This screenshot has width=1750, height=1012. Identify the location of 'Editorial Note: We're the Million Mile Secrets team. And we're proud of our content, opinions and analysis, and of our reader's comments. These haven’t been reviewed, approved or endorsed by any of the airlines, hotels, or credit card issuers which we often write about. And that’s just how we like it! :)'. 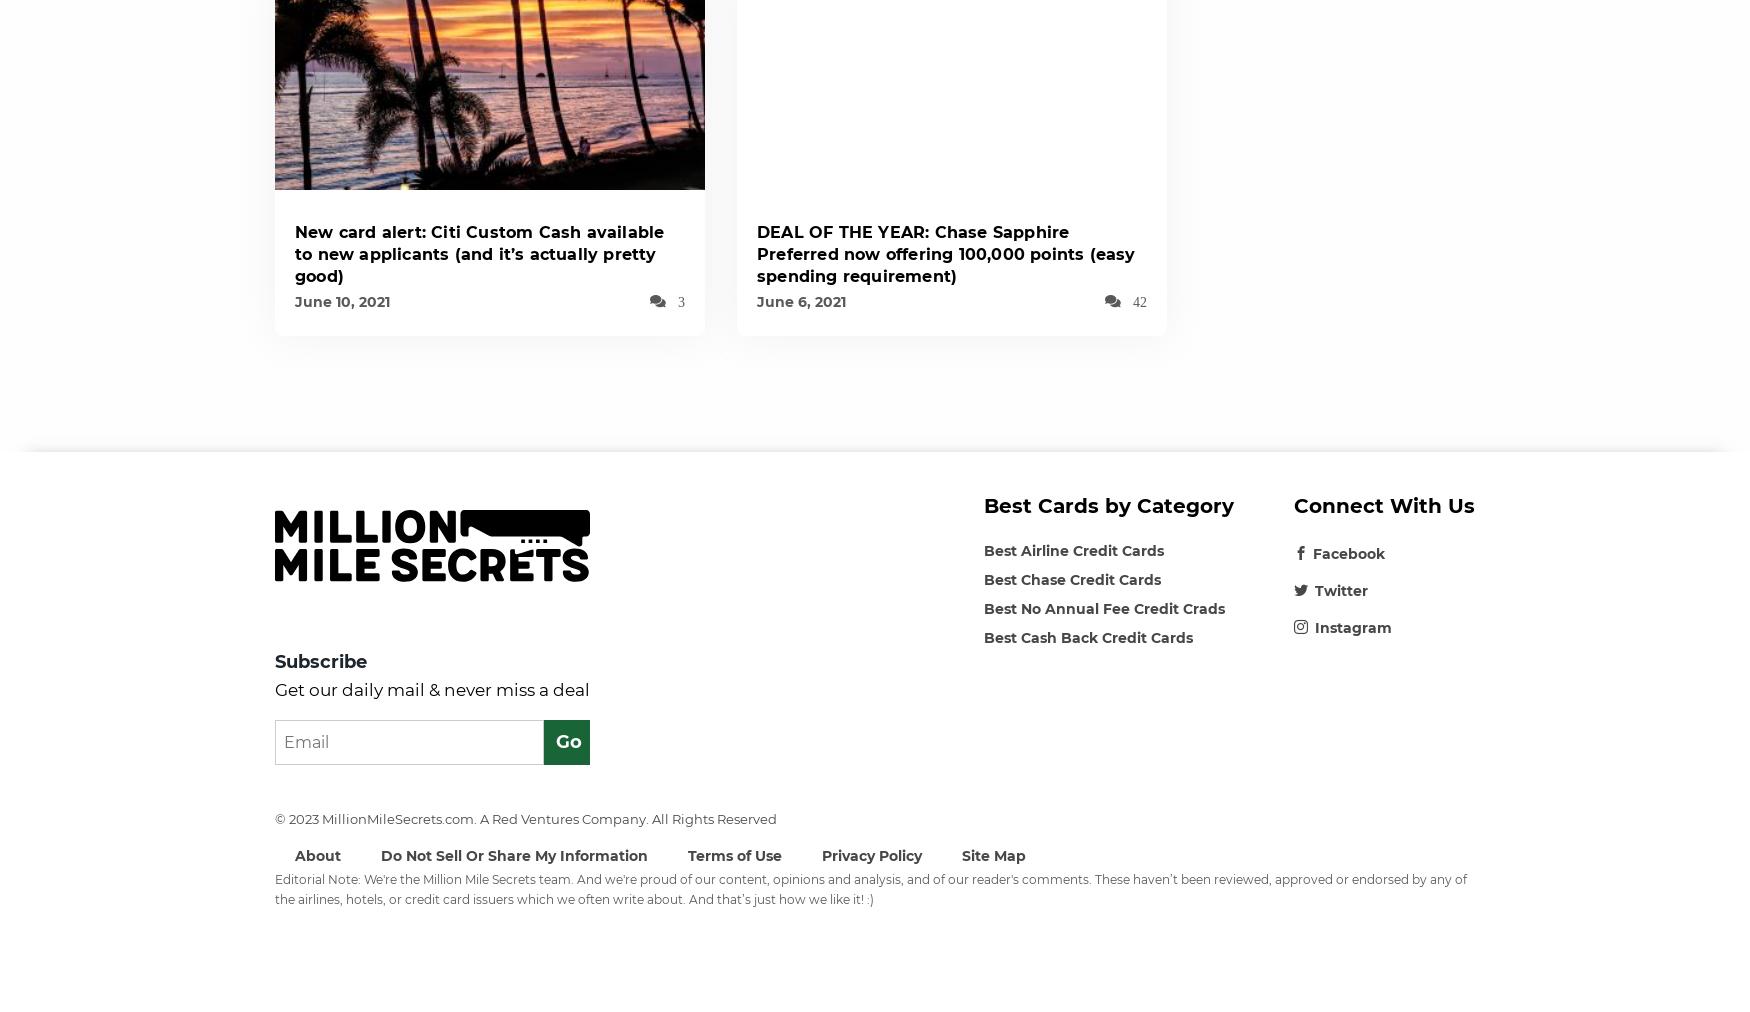
(870, 888).